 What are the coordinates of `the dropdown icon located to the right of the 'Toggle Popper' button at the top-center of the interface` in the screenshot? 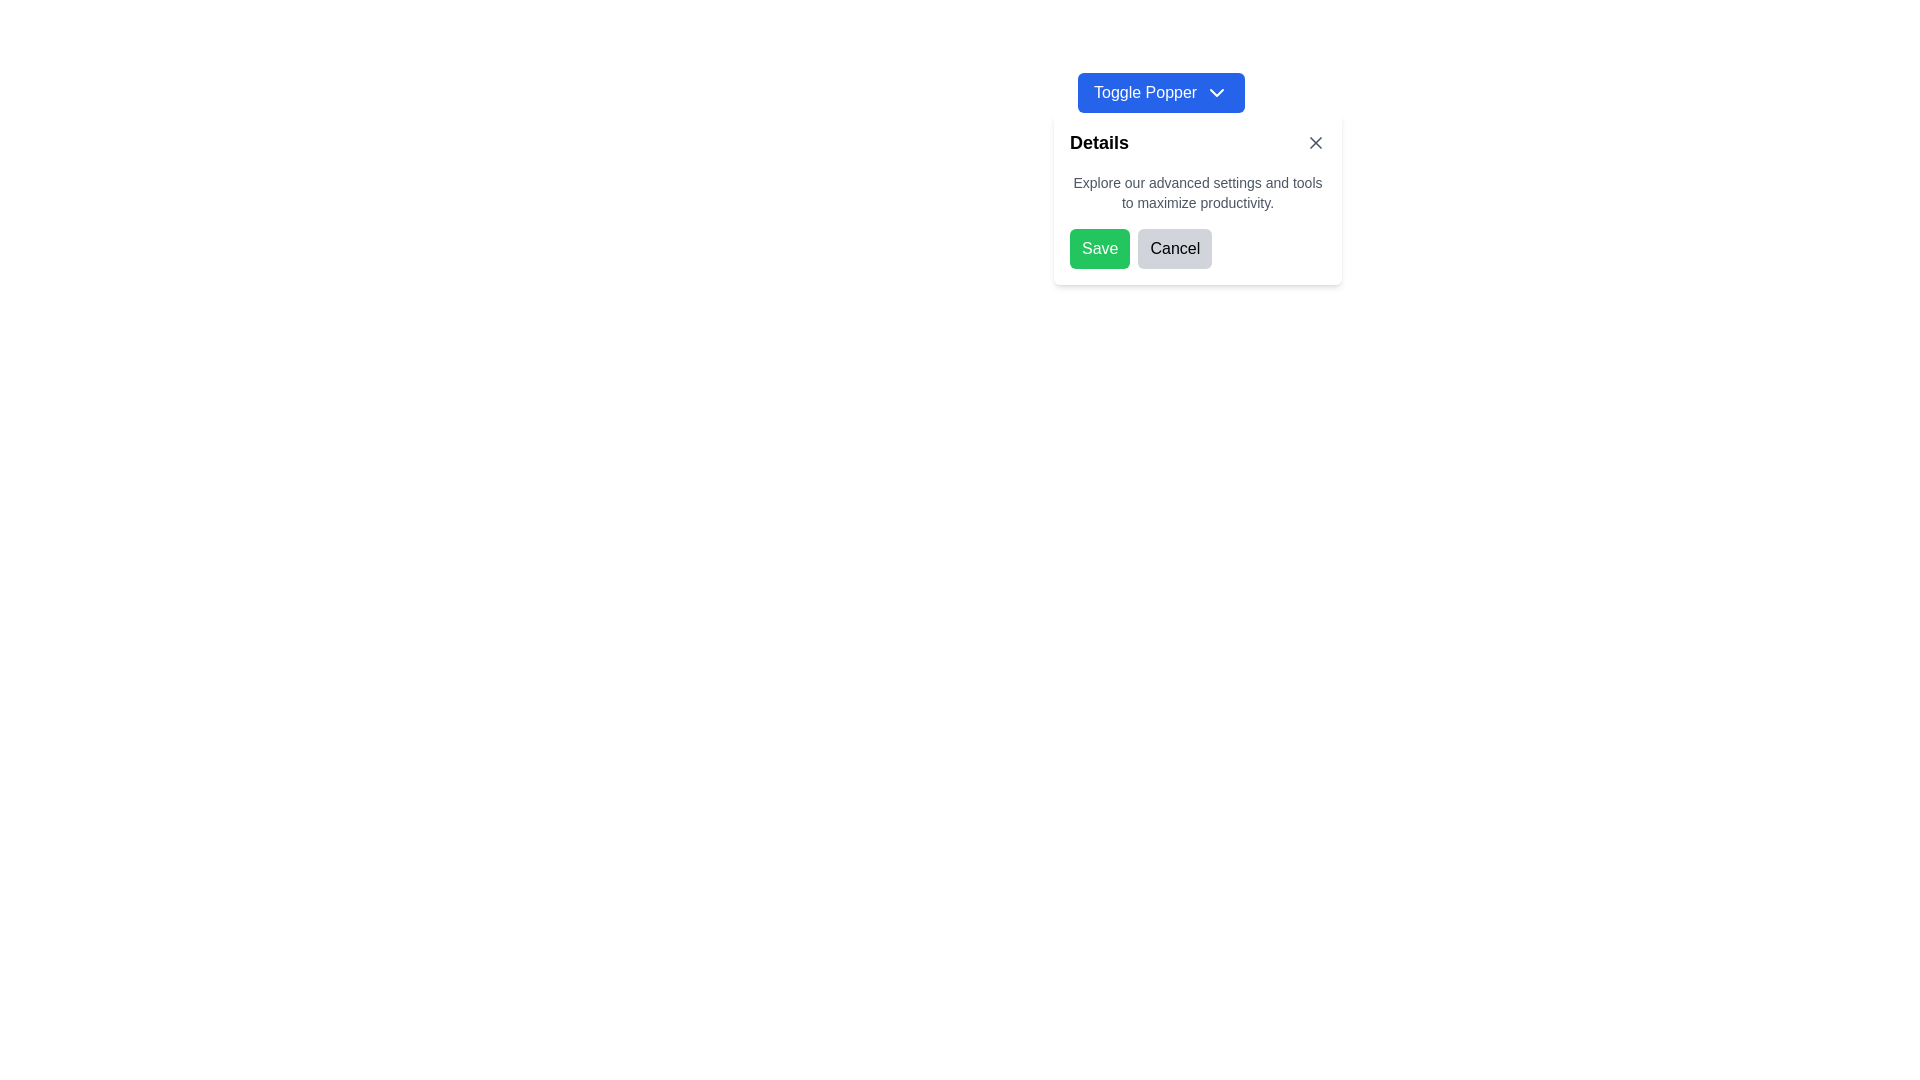 It's located at (1216, 92).